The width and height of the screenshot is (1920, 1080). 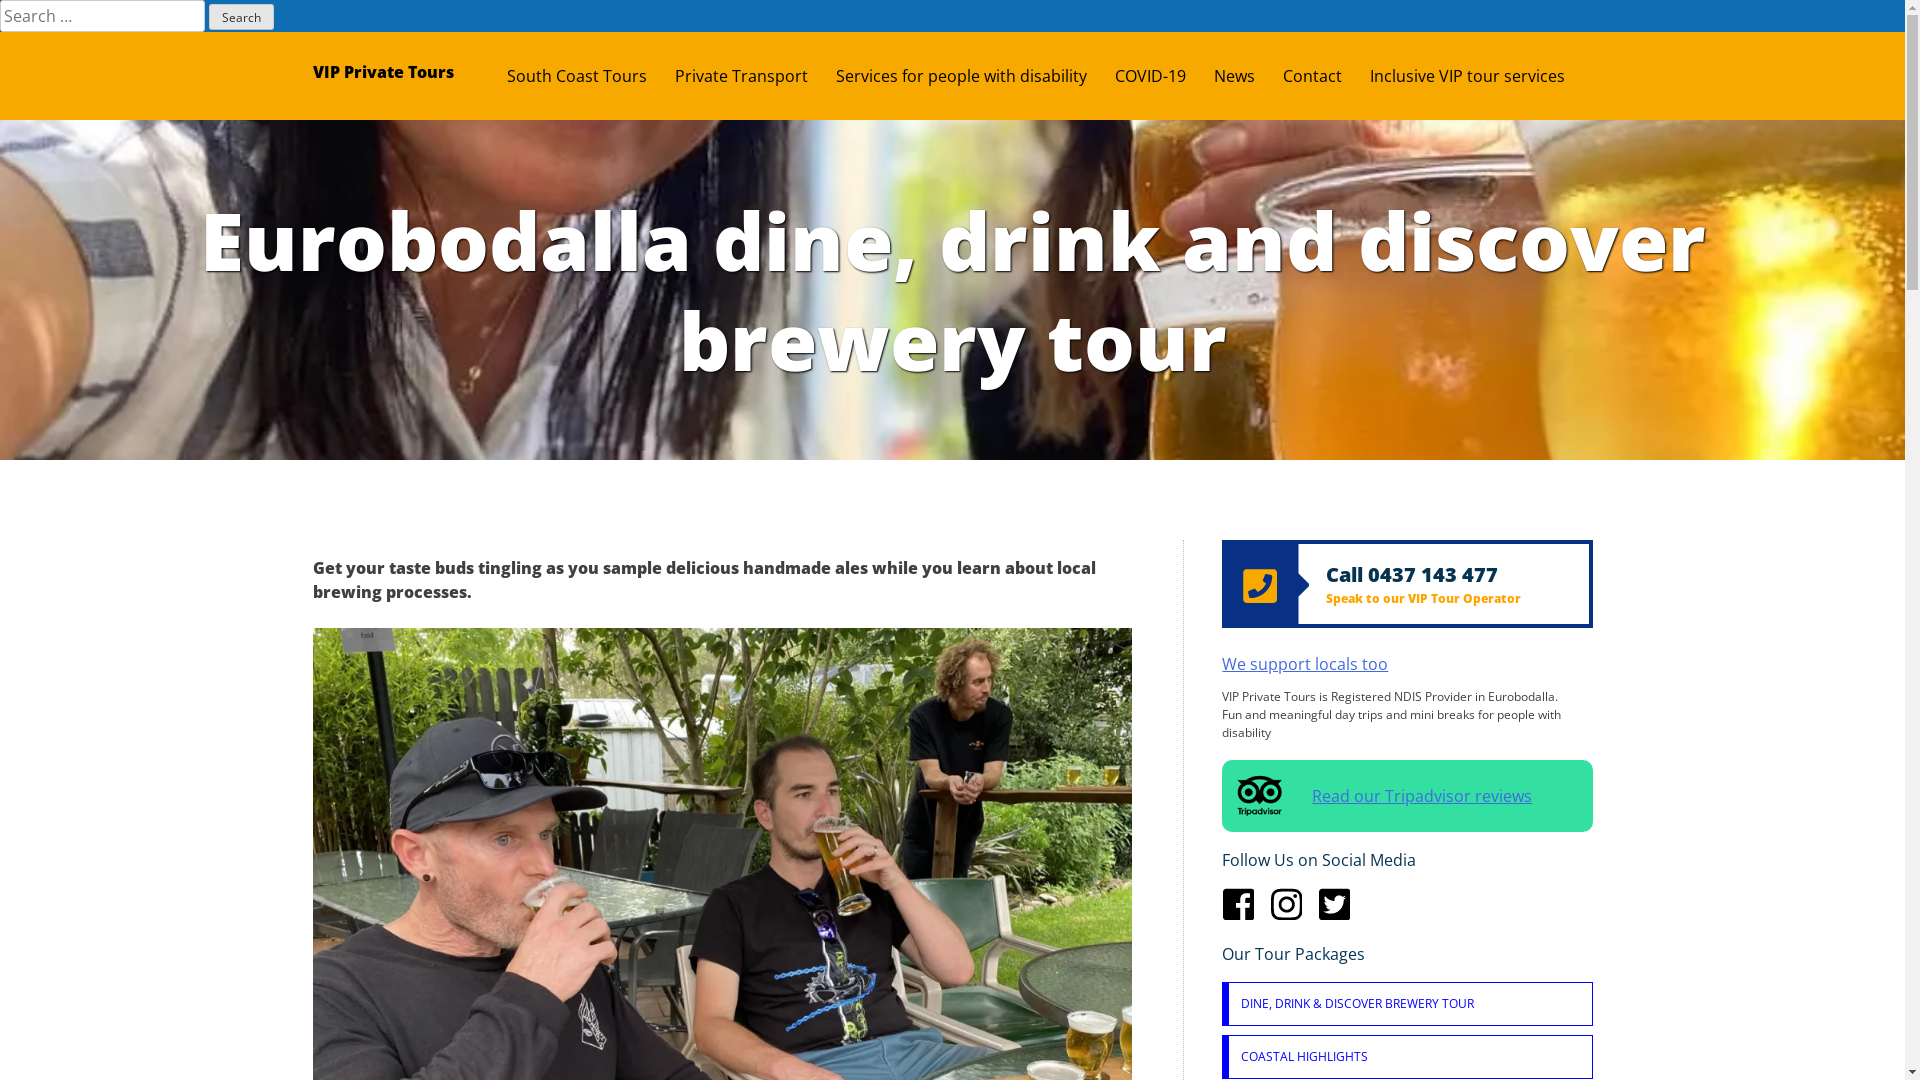 I want to click on 'Read our Tripadvisor reviews', so click(x=1405, y=794).